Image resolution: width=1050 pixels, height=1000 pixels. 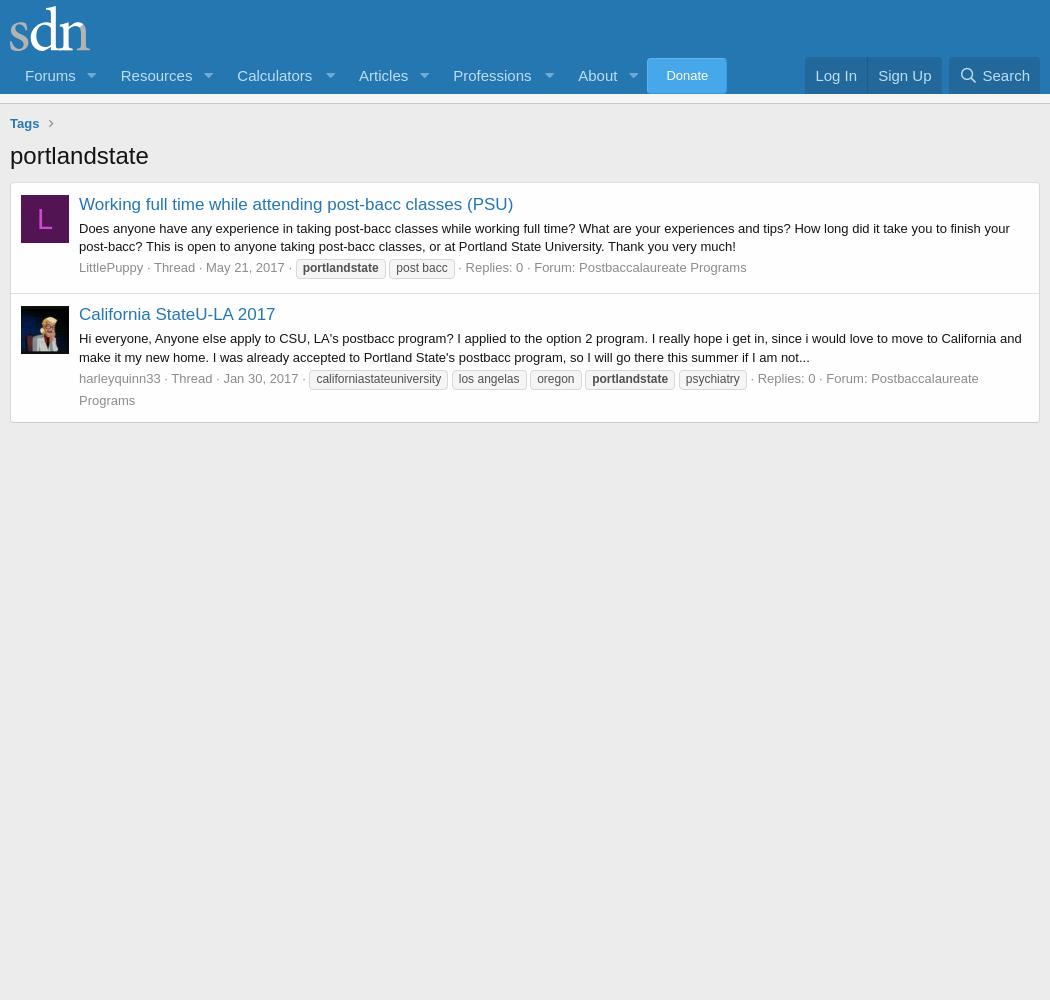 What do you see at coordinates (596, 74) in the screenshot?
I see `'About'` at bounding box center [596, 74].